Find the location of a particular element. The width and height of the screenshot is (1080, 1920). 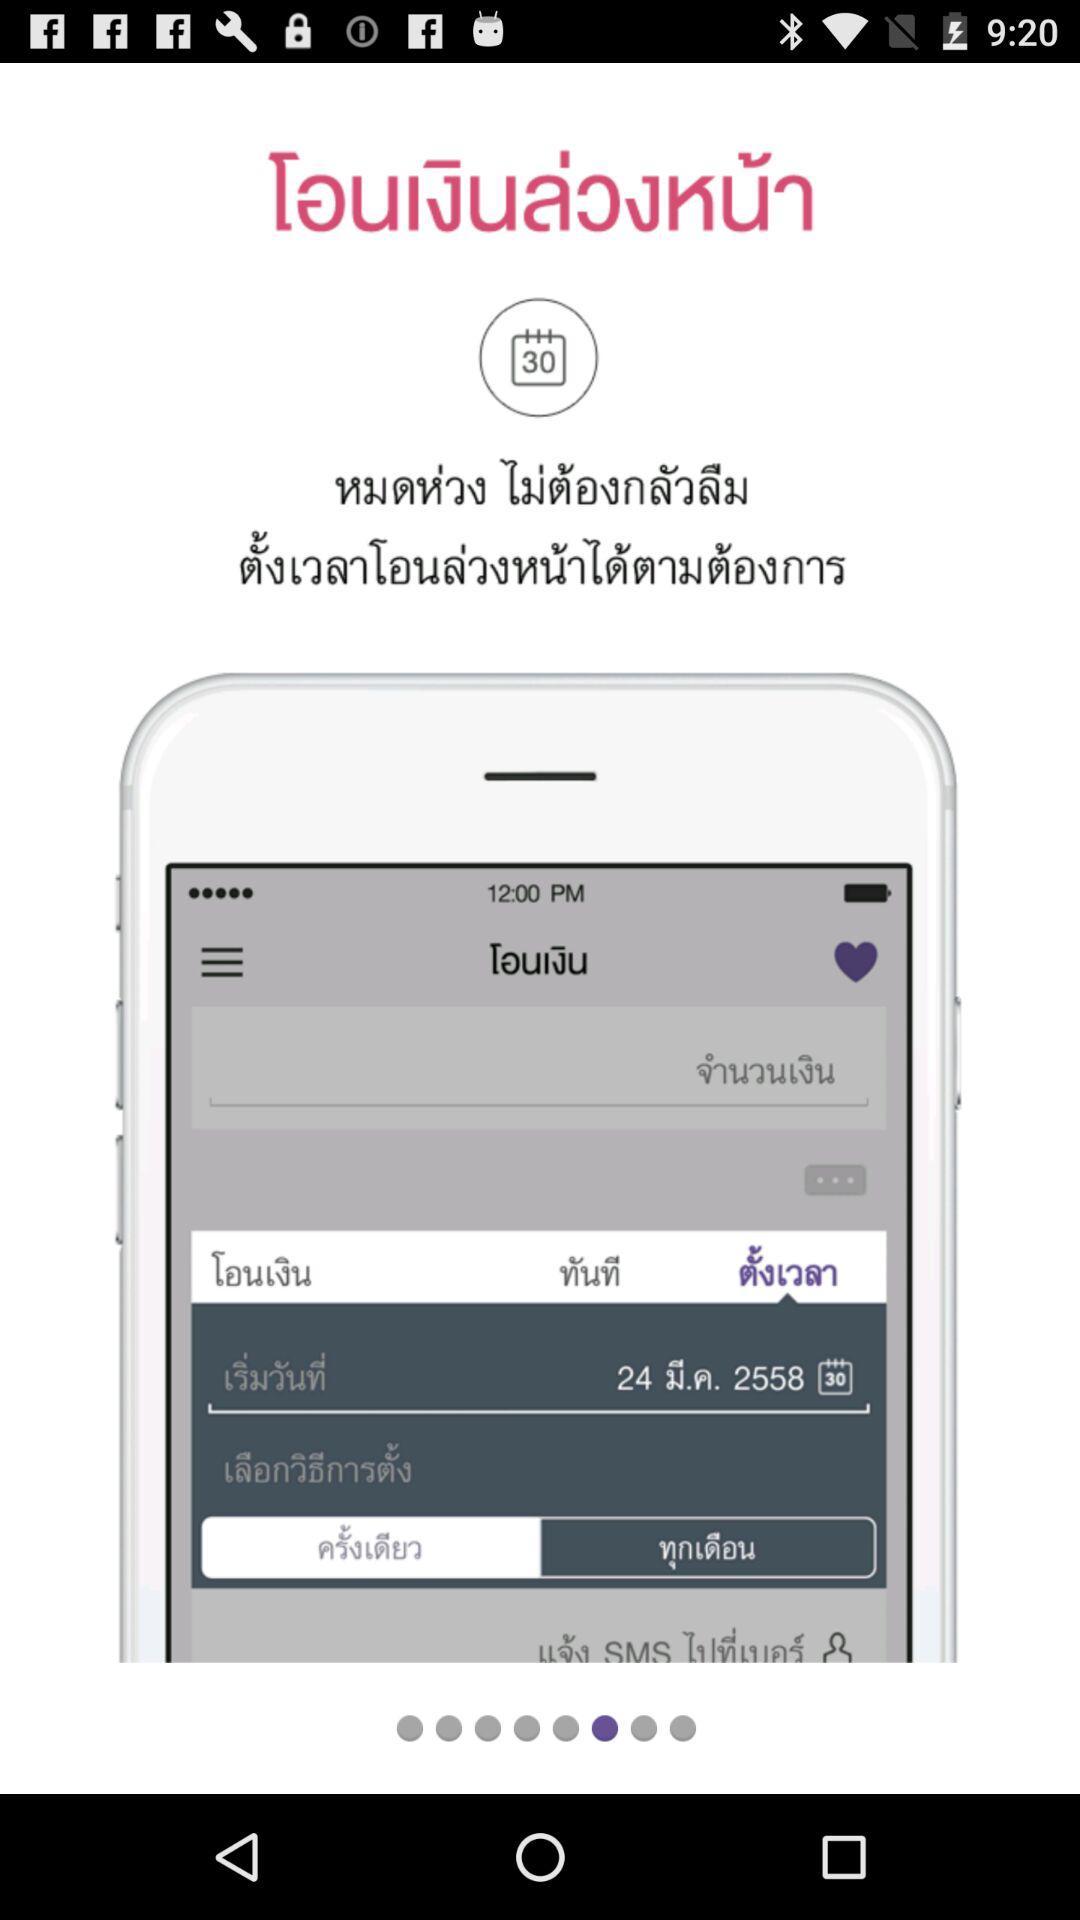

switch to slide first option is located at coordinates (408, 1727).